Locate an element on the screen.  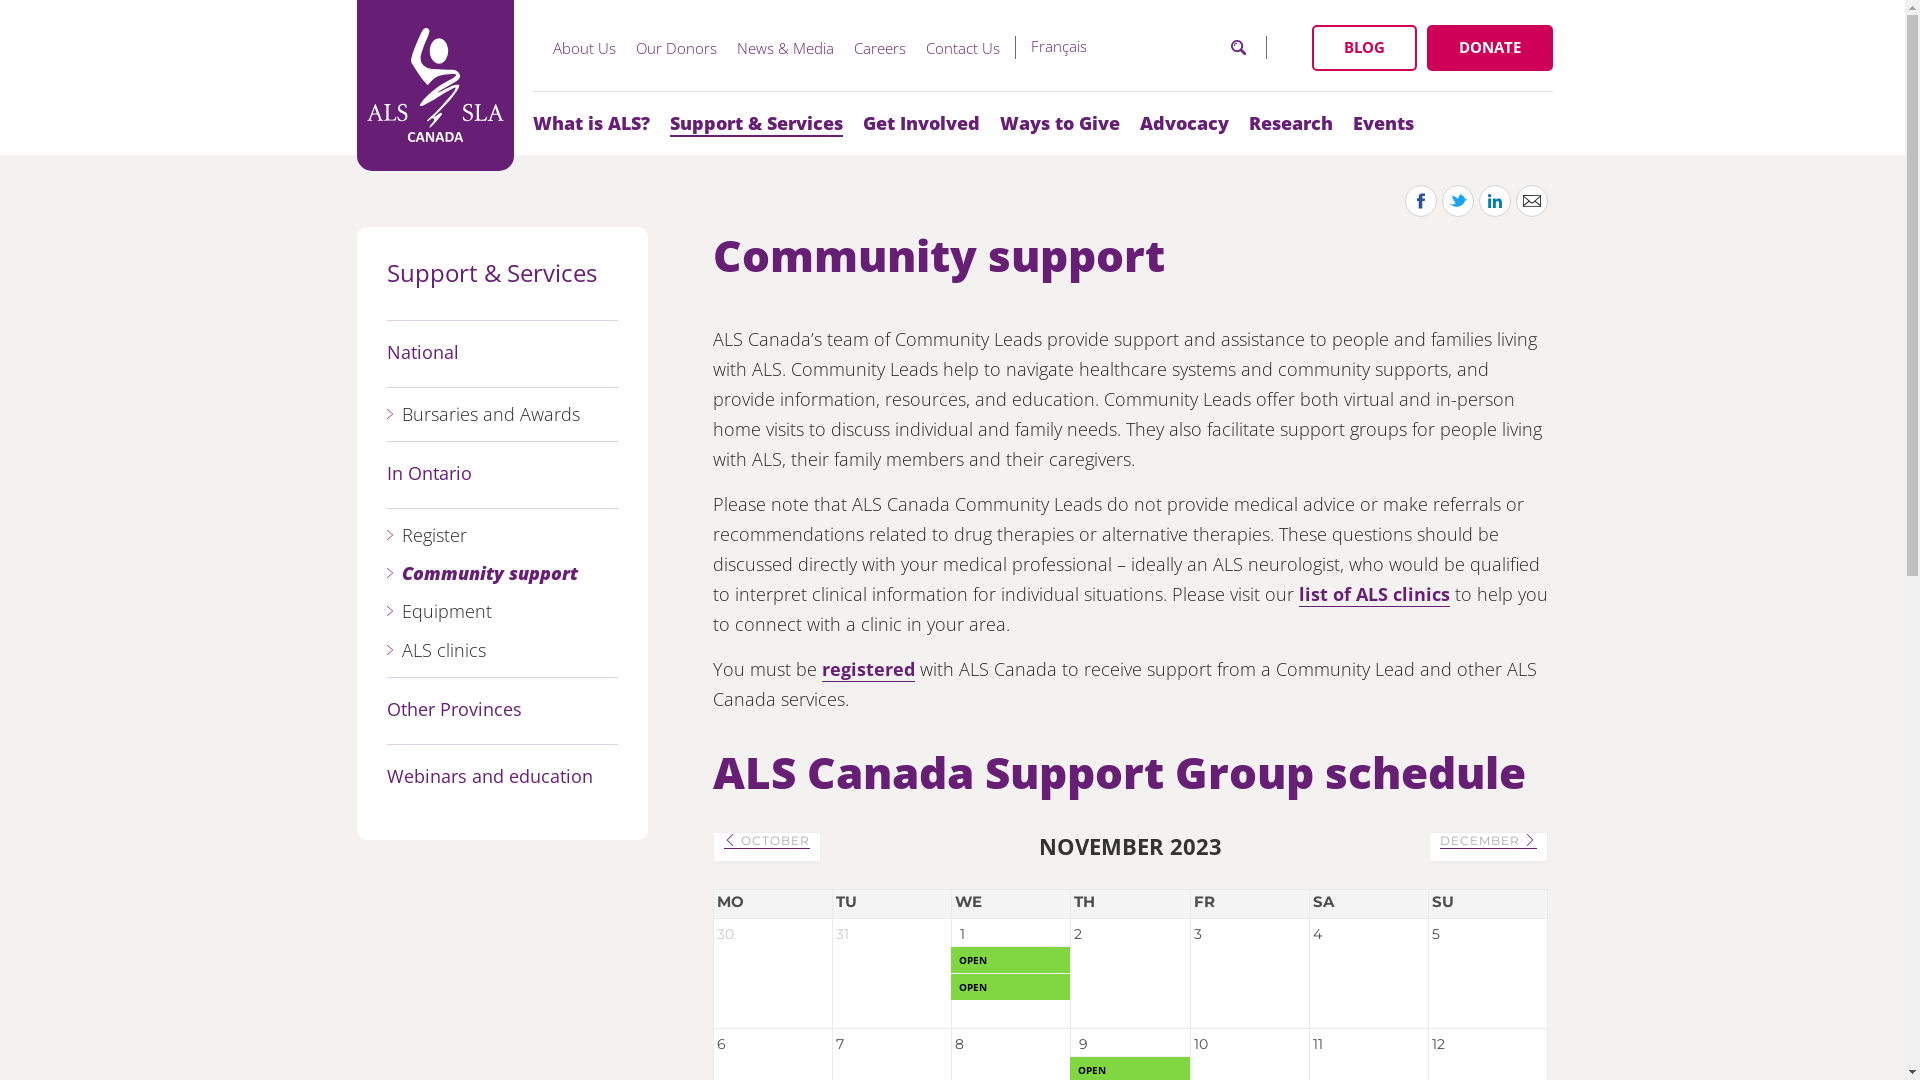
'Our Donors' is located at coordinates (634, 47).